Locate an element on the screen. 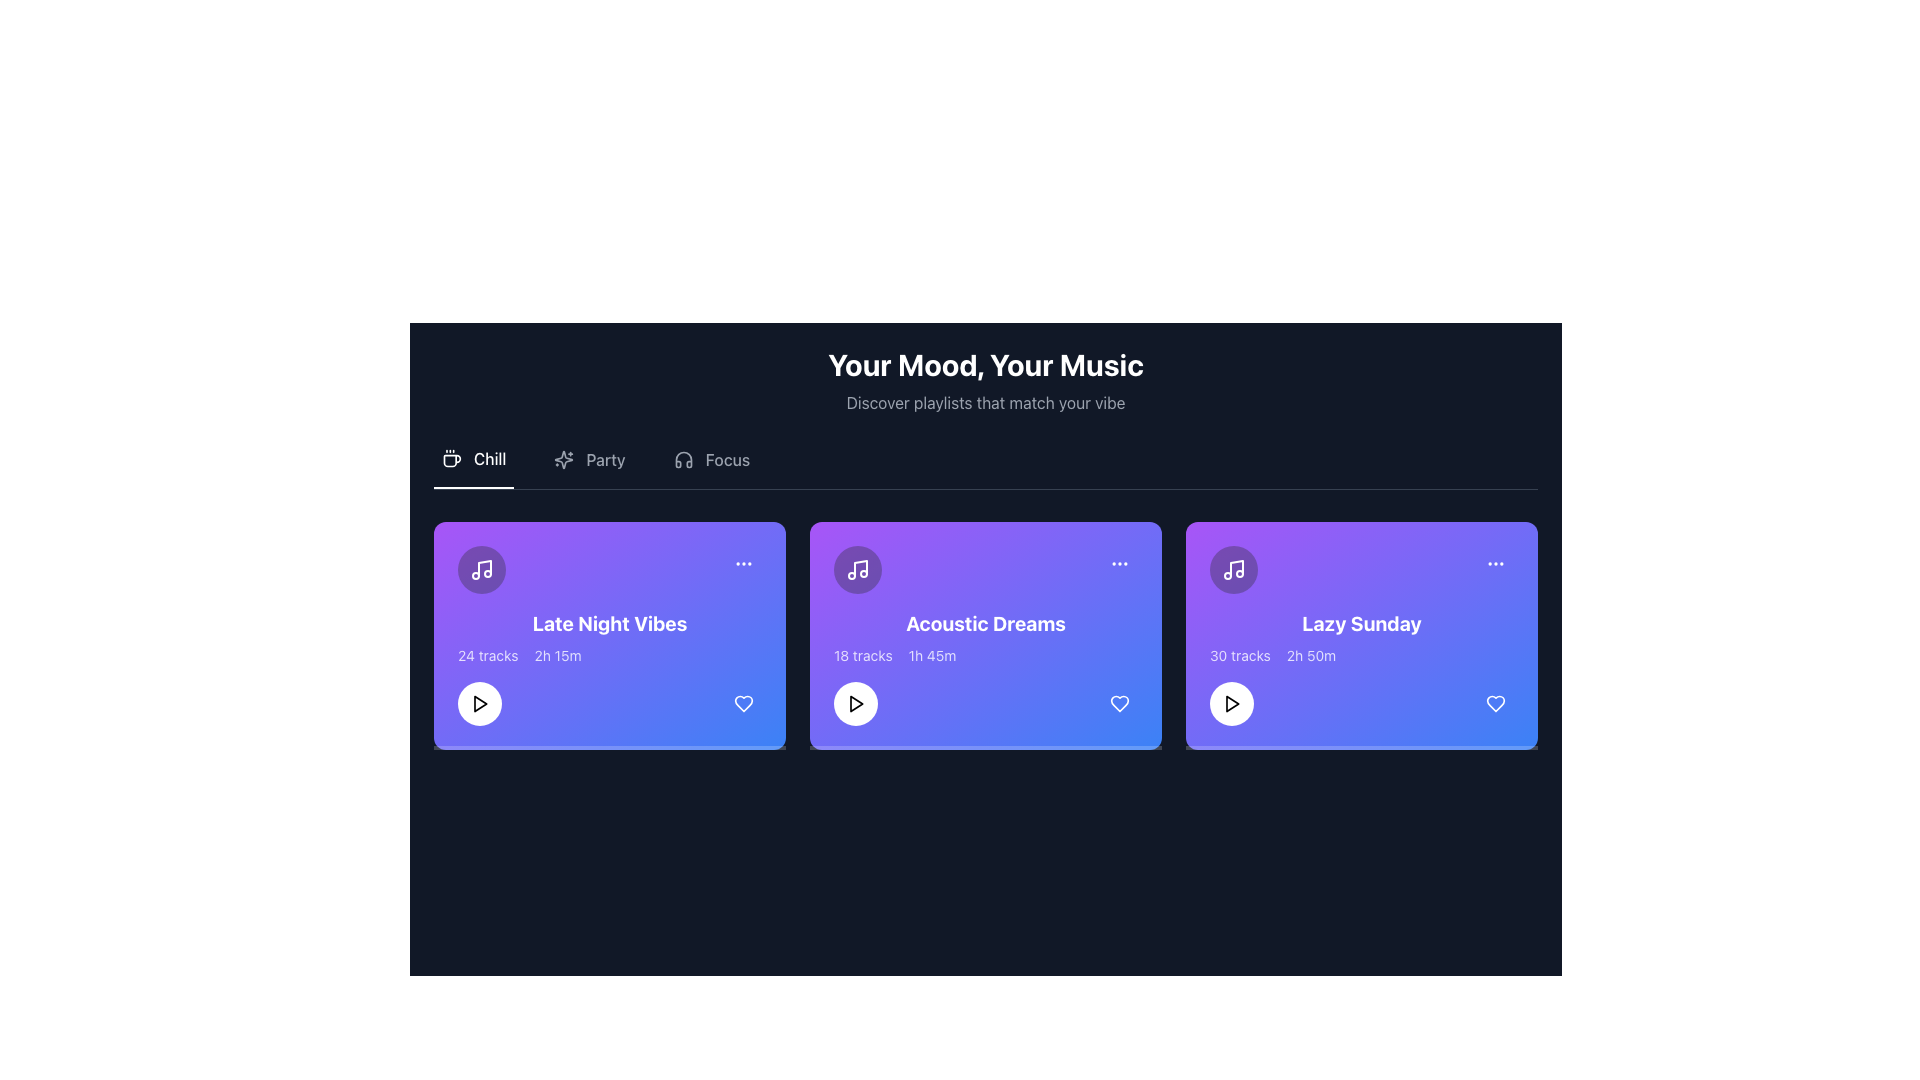  the label displaying '2h 15m' in thin white font, located within the 'Late Night Vibes' playlist card, positioned to the right of the '24 tracks' element is located at coordinates (557, 655).